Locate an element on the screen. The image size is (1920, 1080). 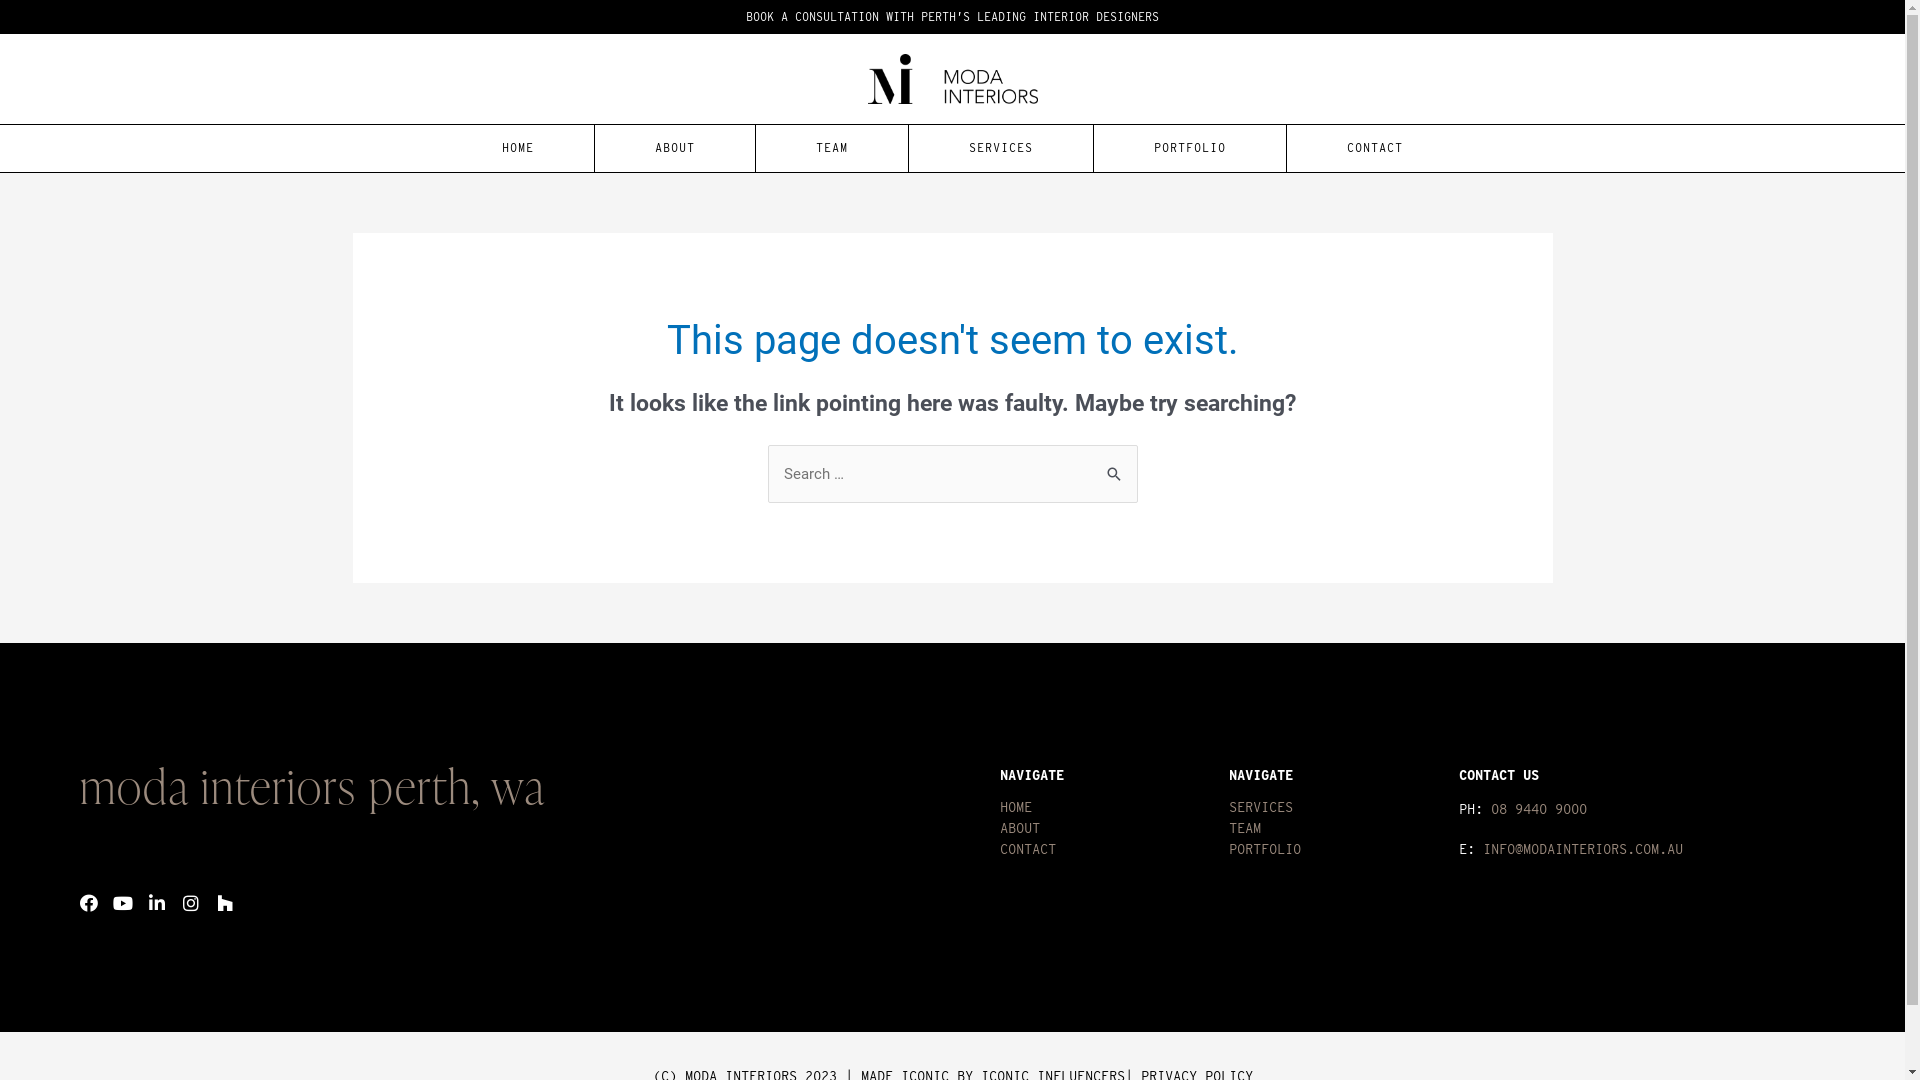
'Linkedin-in' is located at coordinates (147, 902).